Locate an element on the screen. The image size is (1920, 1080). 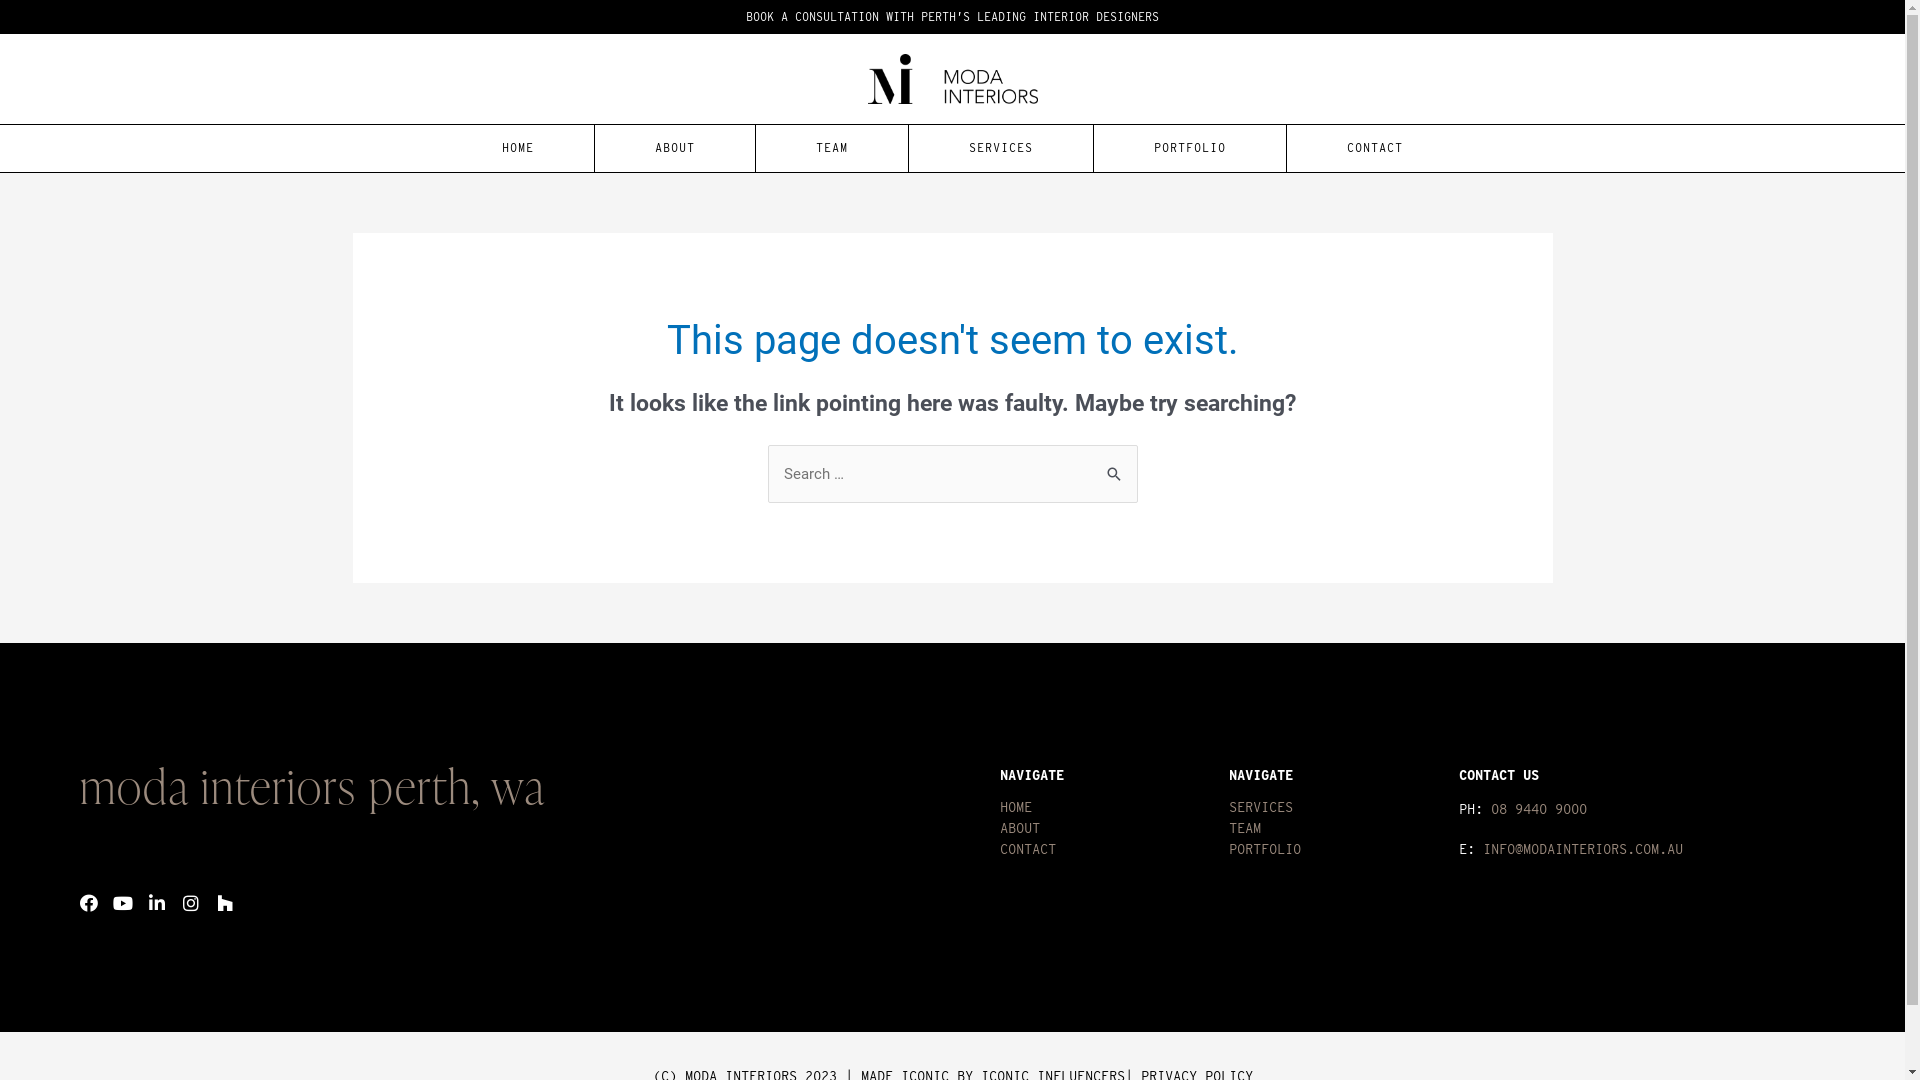
'Linkedin-in' is located at coordinates (147, 902).